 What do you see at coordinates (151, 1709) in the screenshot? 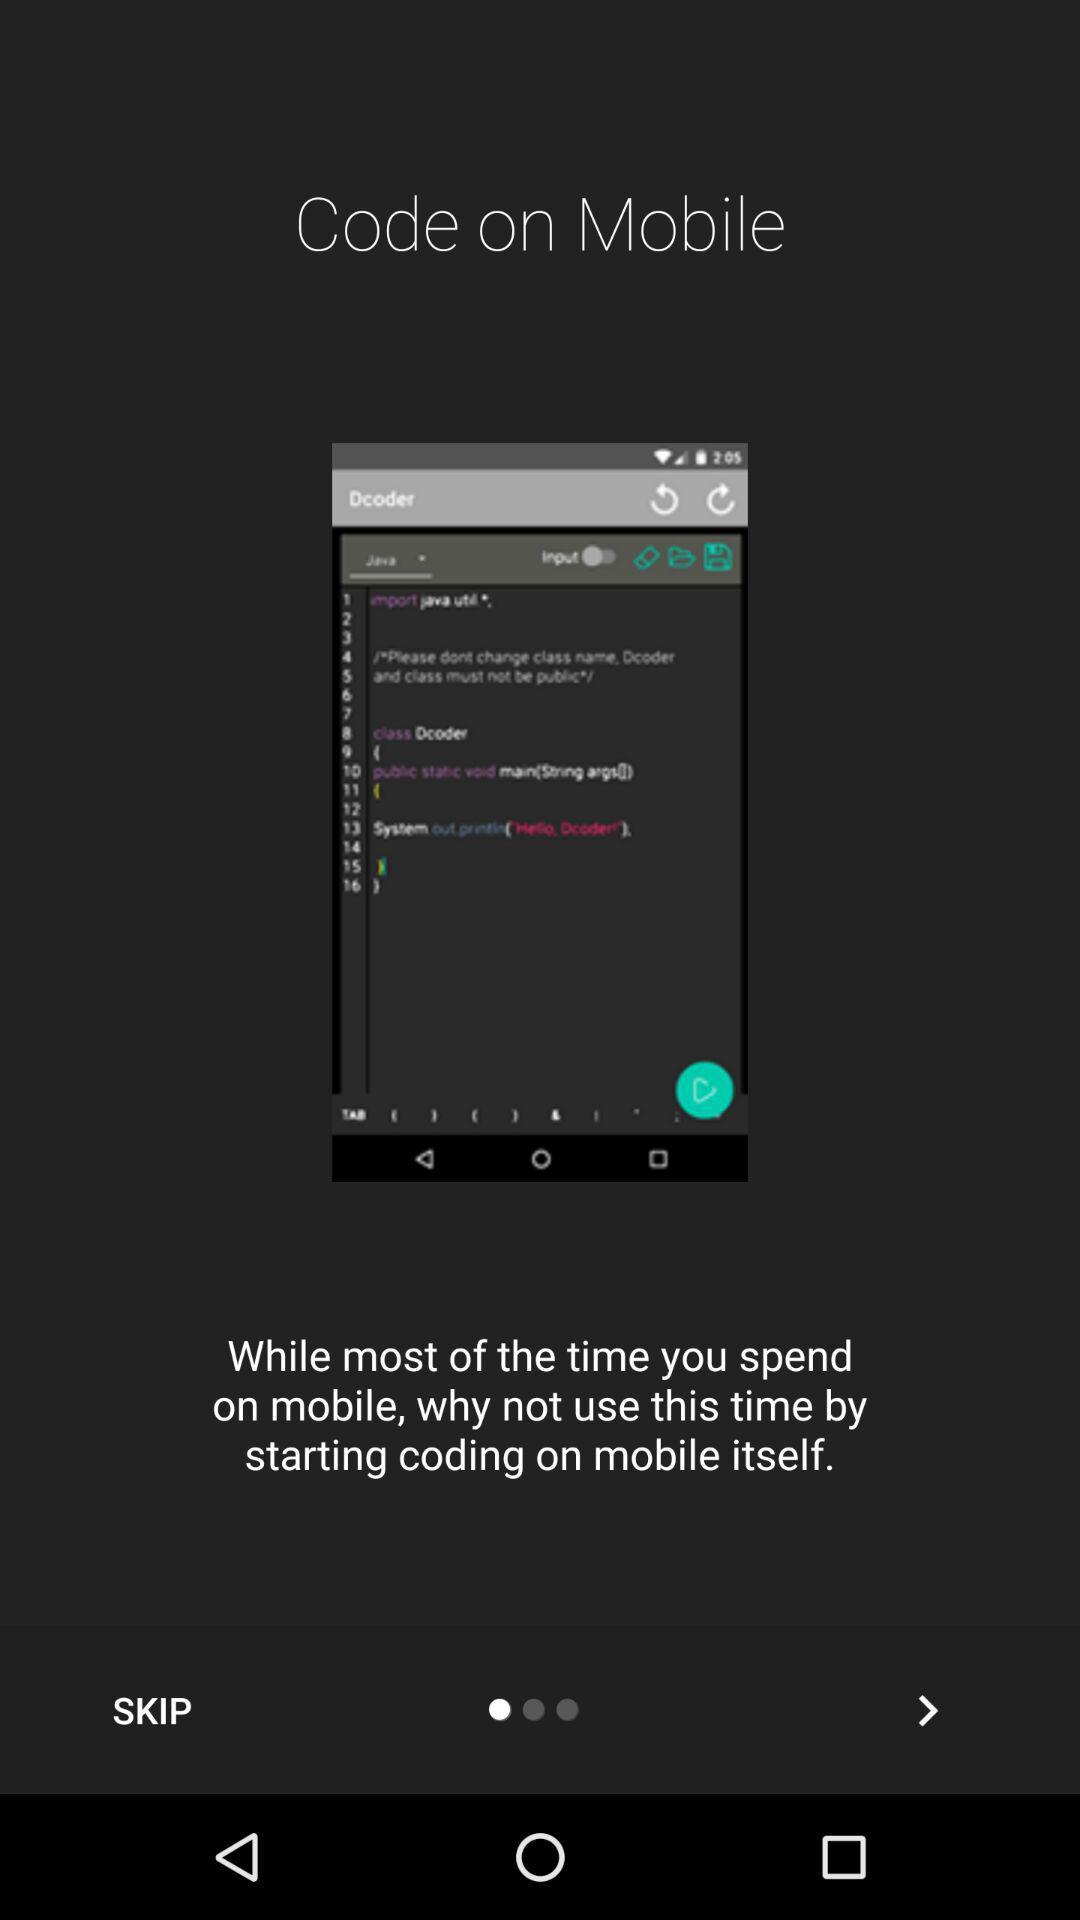
I see `icon below the while most of item` at bounding box center [151, 1709].